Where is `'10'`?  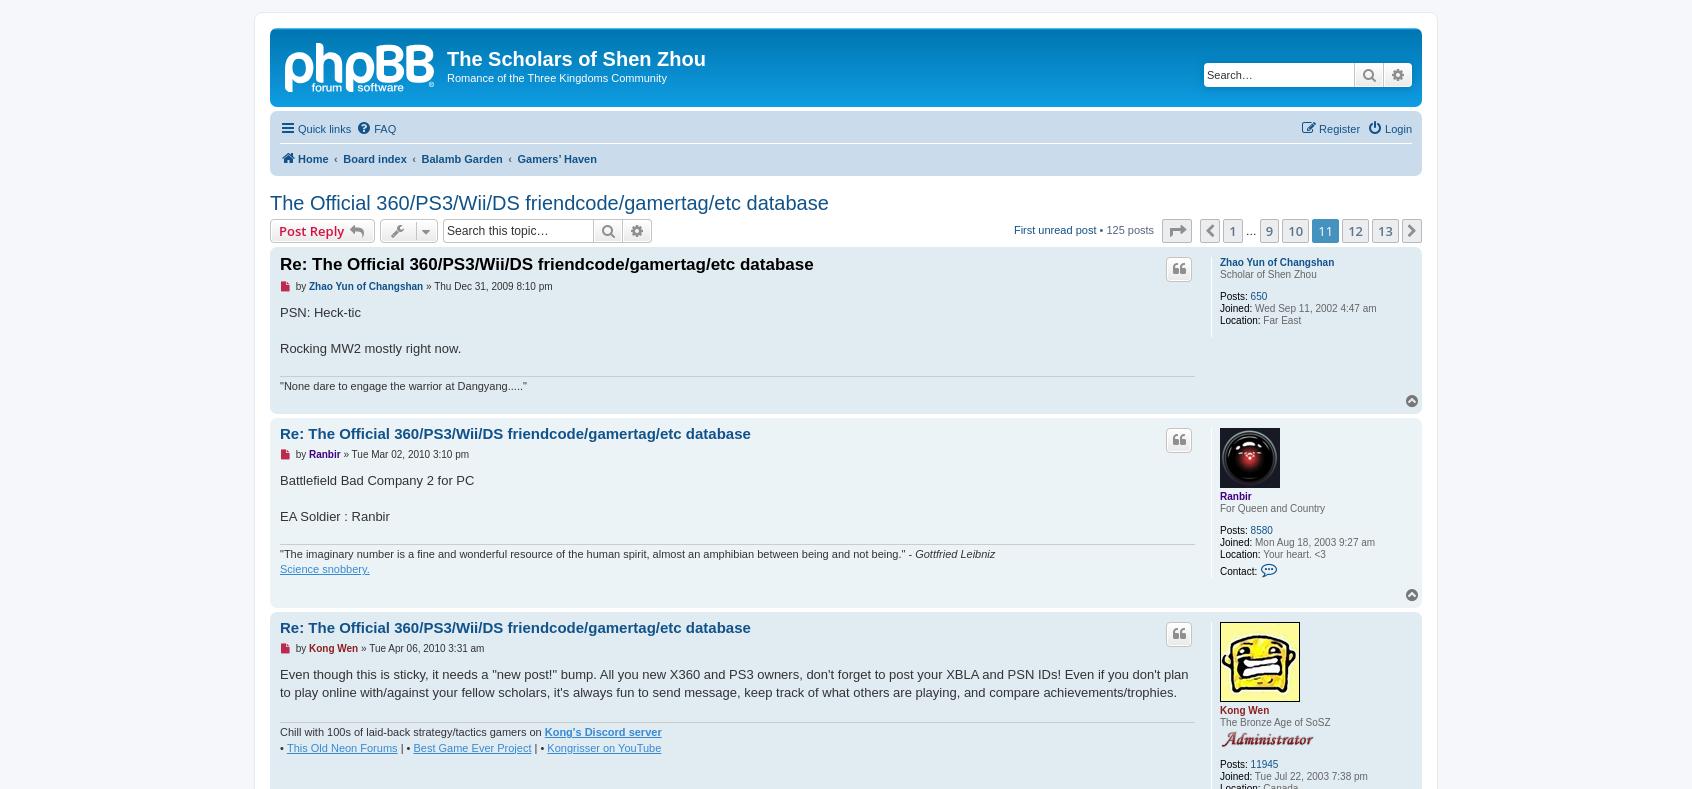
'10' is located at coordinates (1294, 230).